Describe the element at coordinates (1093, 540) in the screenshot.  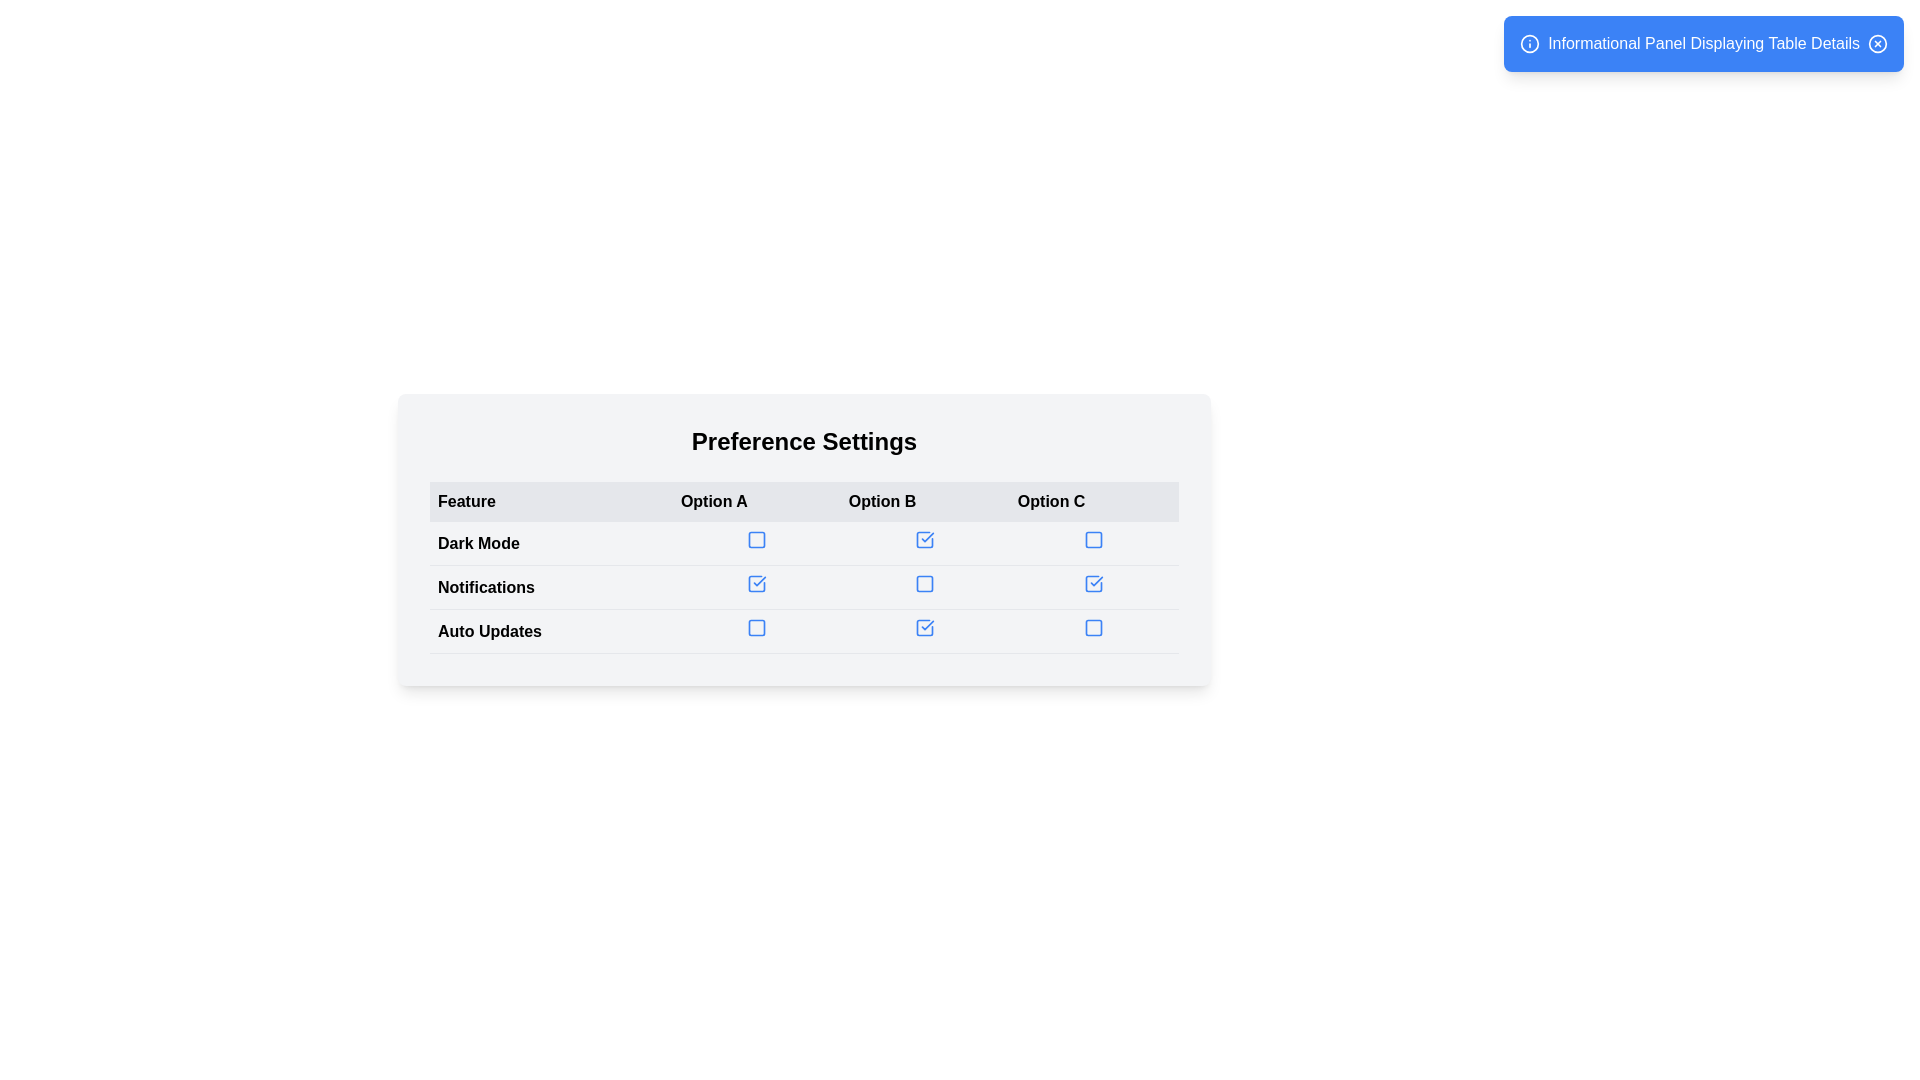
I see `the blue checkbox located in the 'Option C' column under the 'Dark Mode' row` at that location.